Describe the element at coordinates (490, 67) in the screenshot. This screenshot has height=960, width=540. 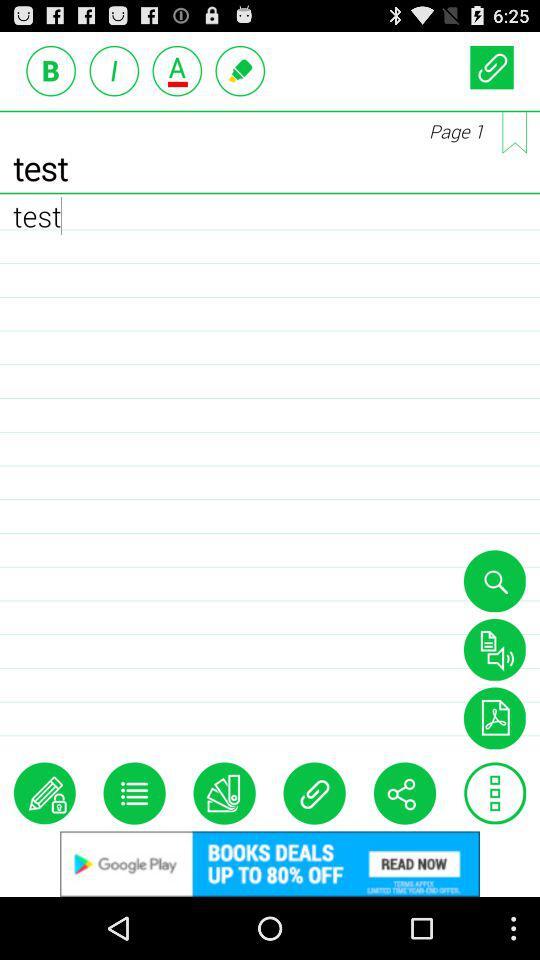
I see `click upload files` at that location.